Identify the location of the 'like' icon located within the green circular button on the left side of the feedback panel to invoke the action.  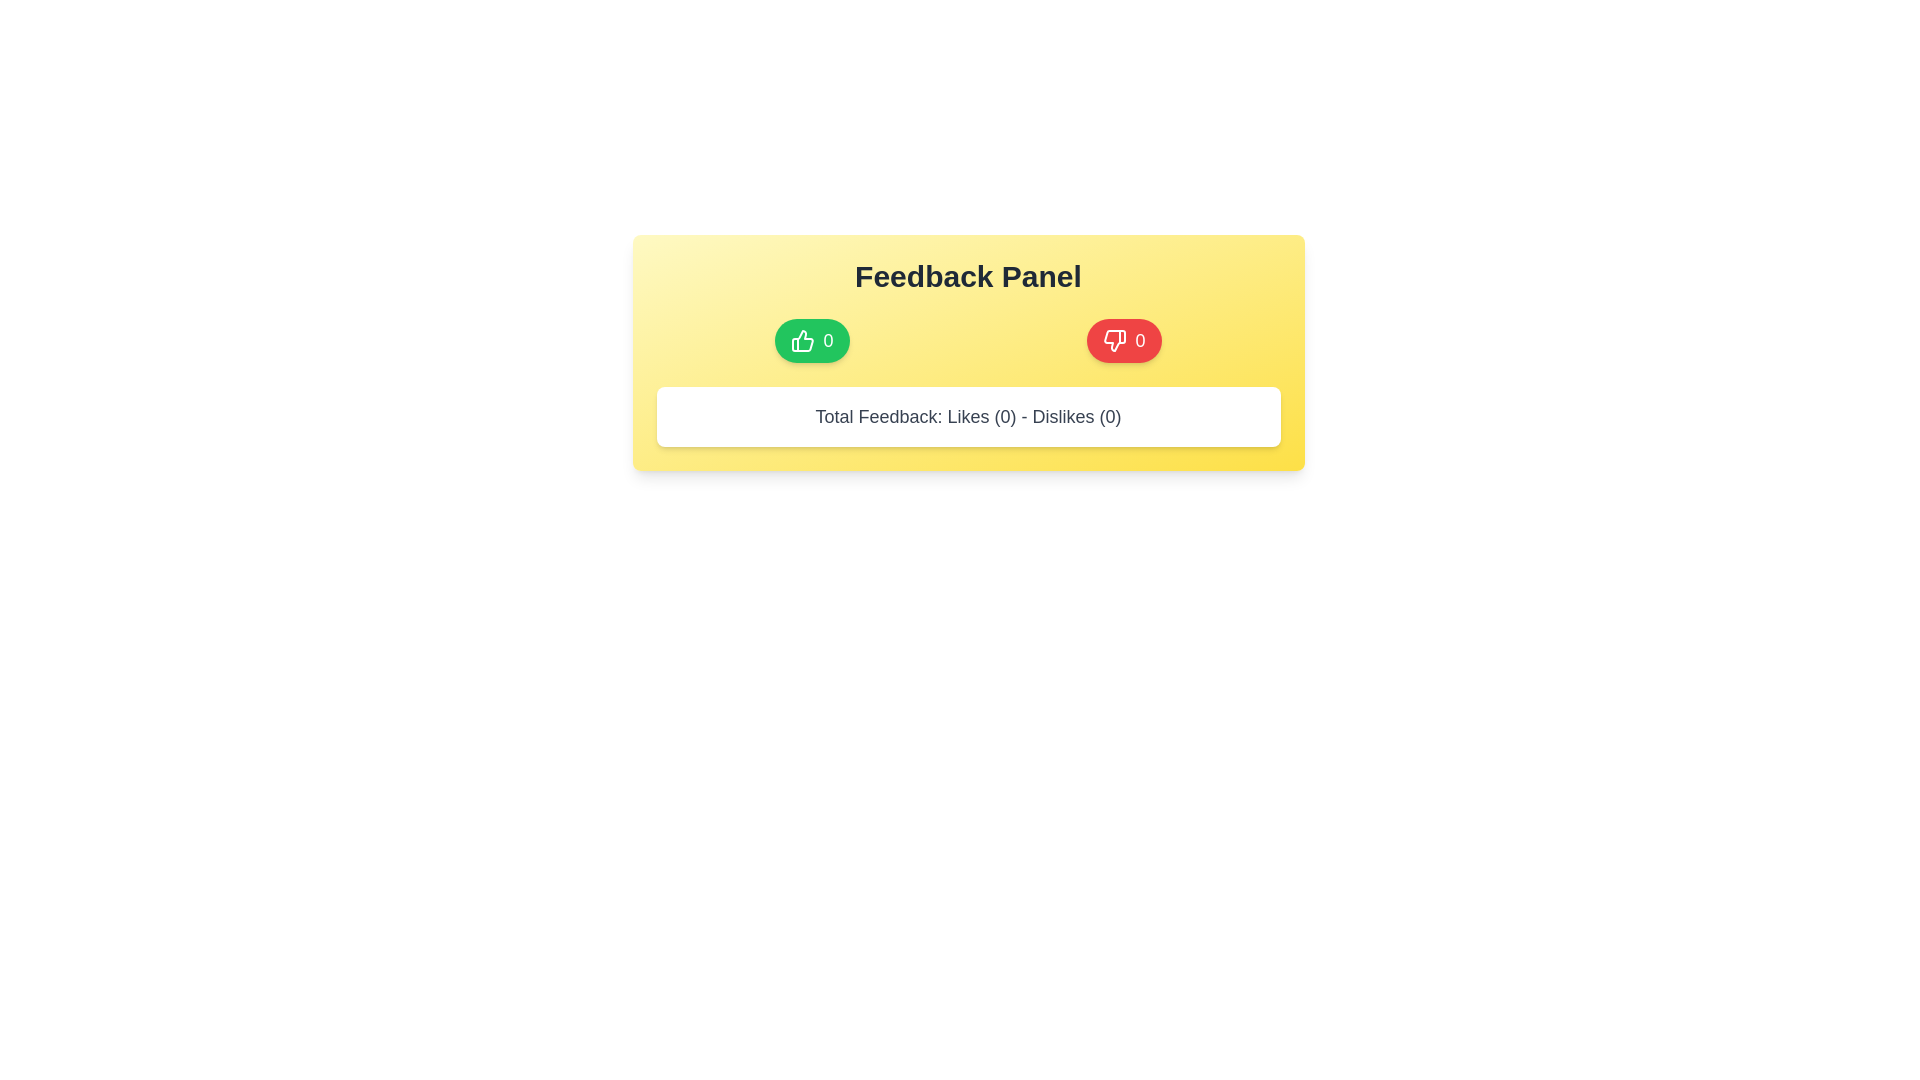
(803, 339).